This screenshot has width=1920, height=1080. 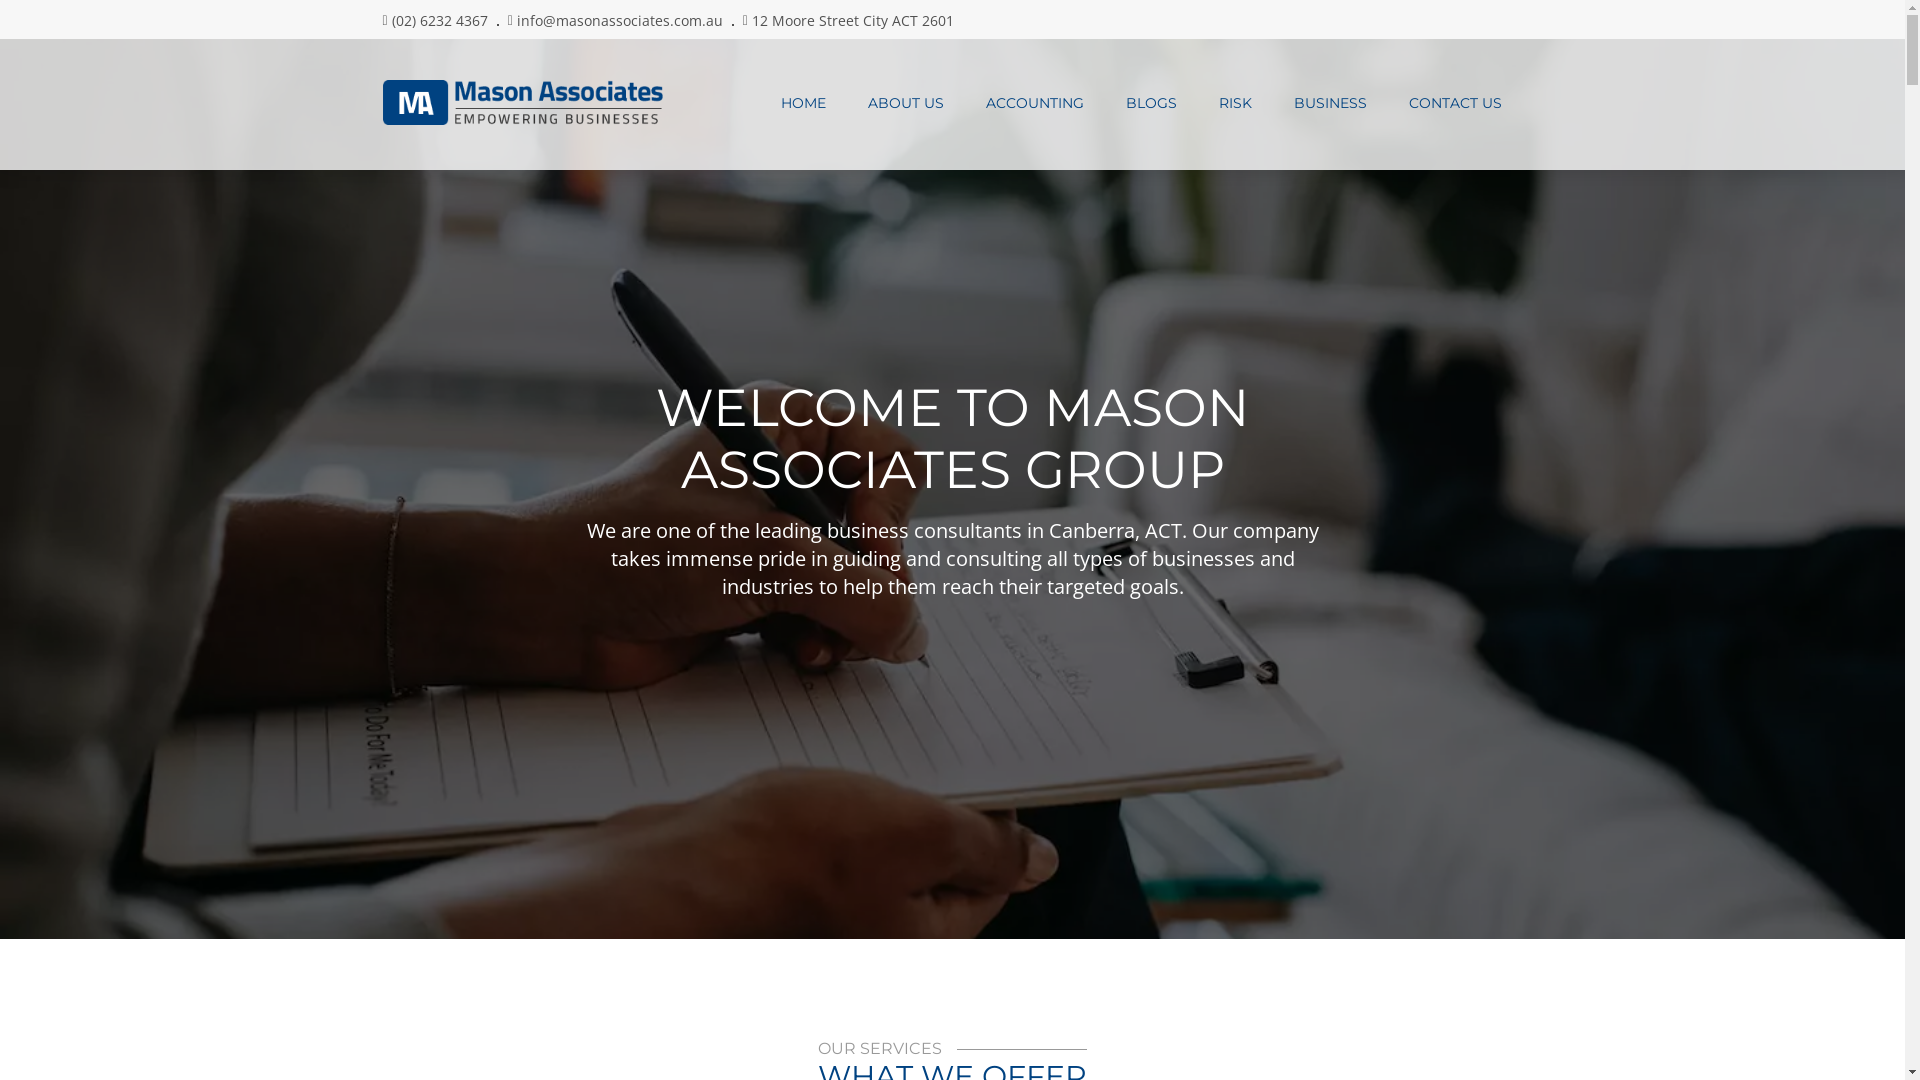 What do you see at coordinates (758, 103) in the screenshot?
I see `'HOME'` at bounding box center [758, 103].